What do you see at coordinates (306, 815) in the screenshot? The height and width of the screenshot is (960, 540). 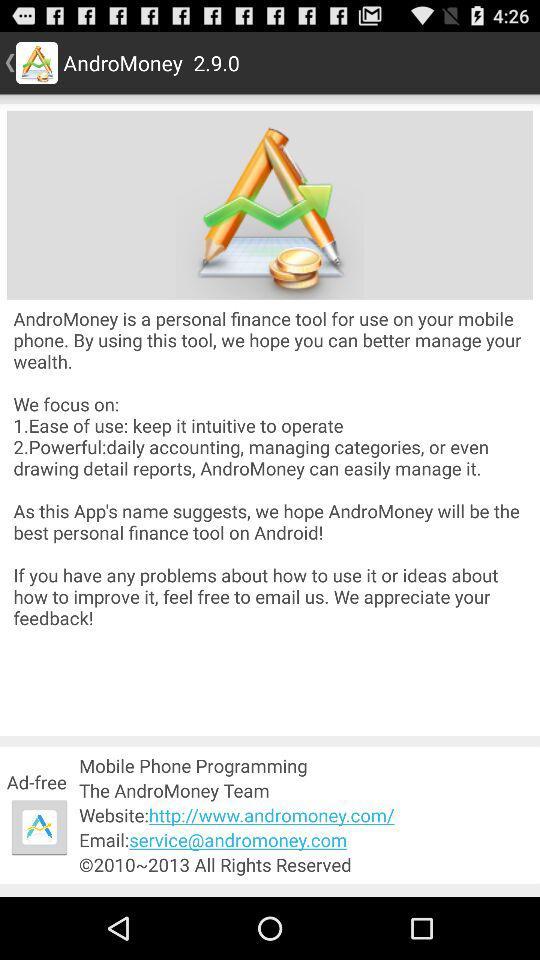 I see `website http www app` at bounding box center [306, 815].